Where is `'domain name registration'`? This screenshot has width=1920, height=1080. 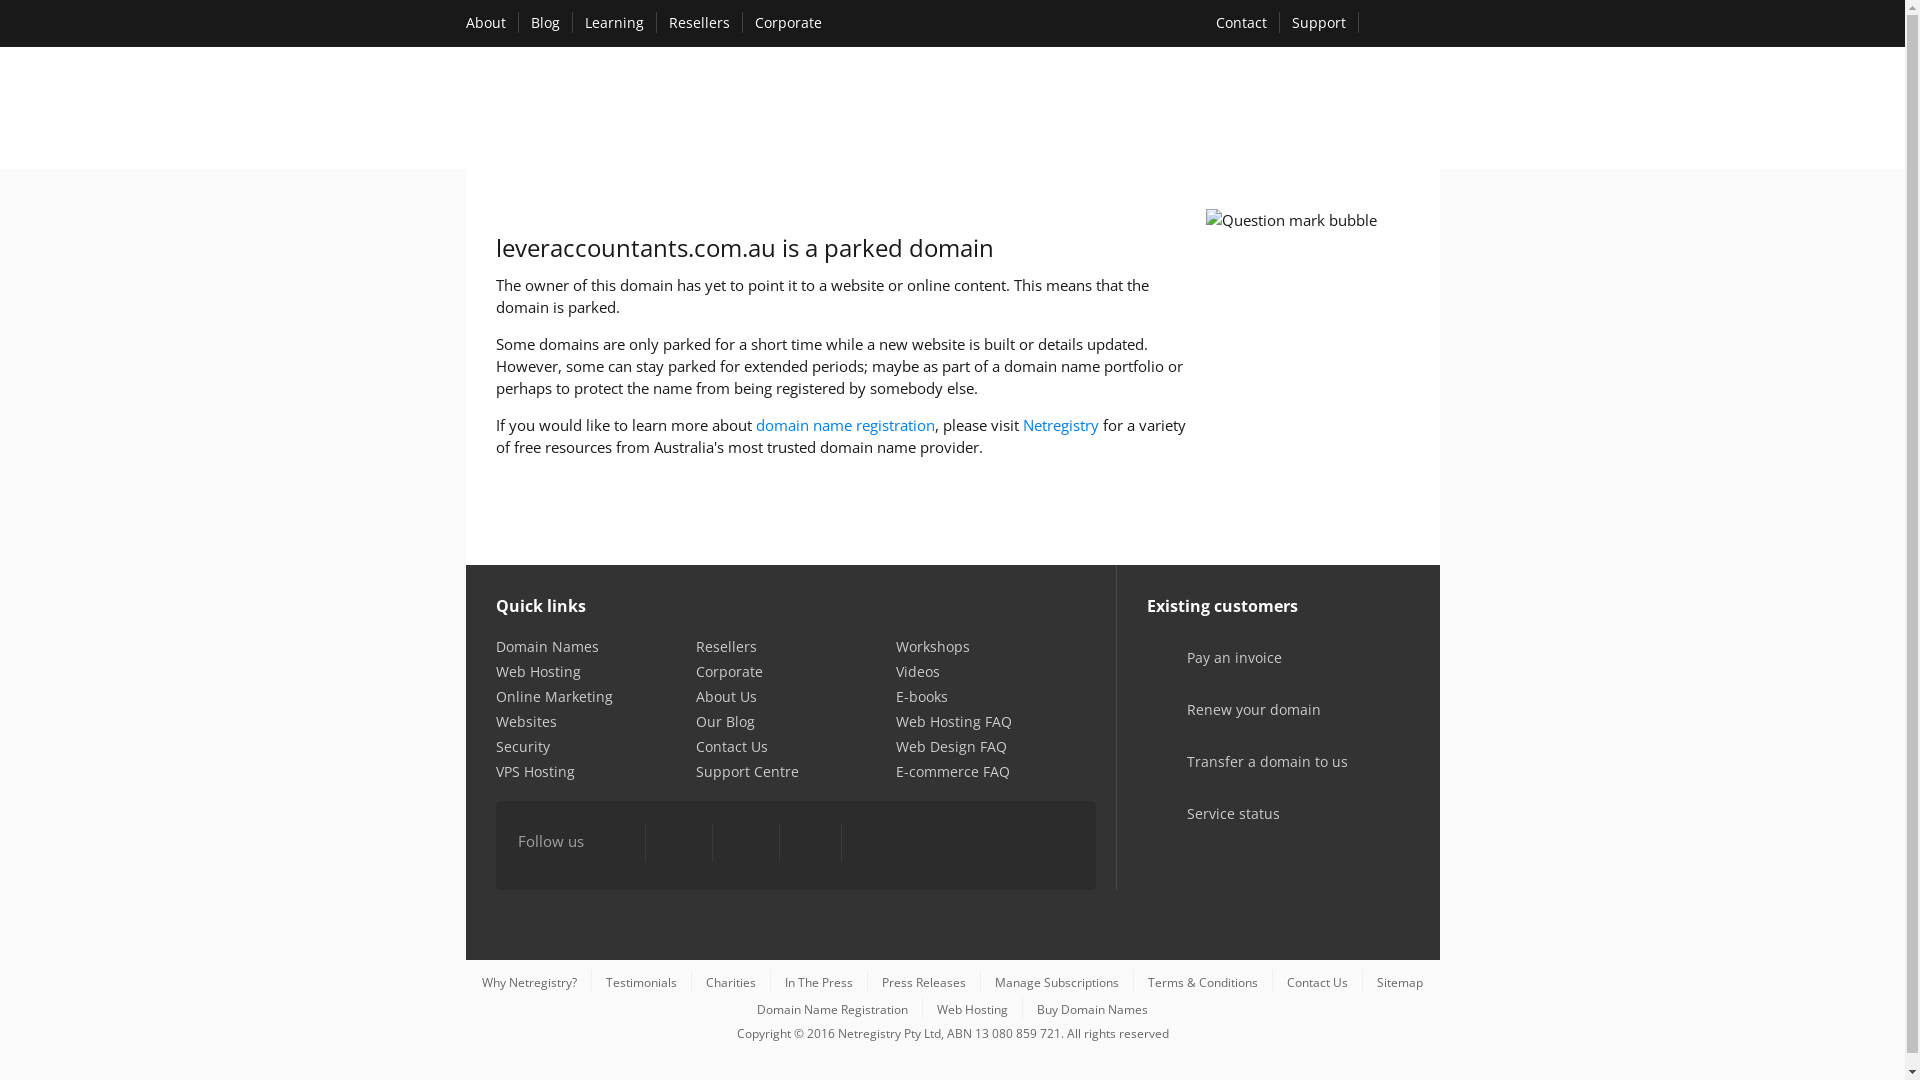
'domain name registration' is located at coordinates (845, 423).